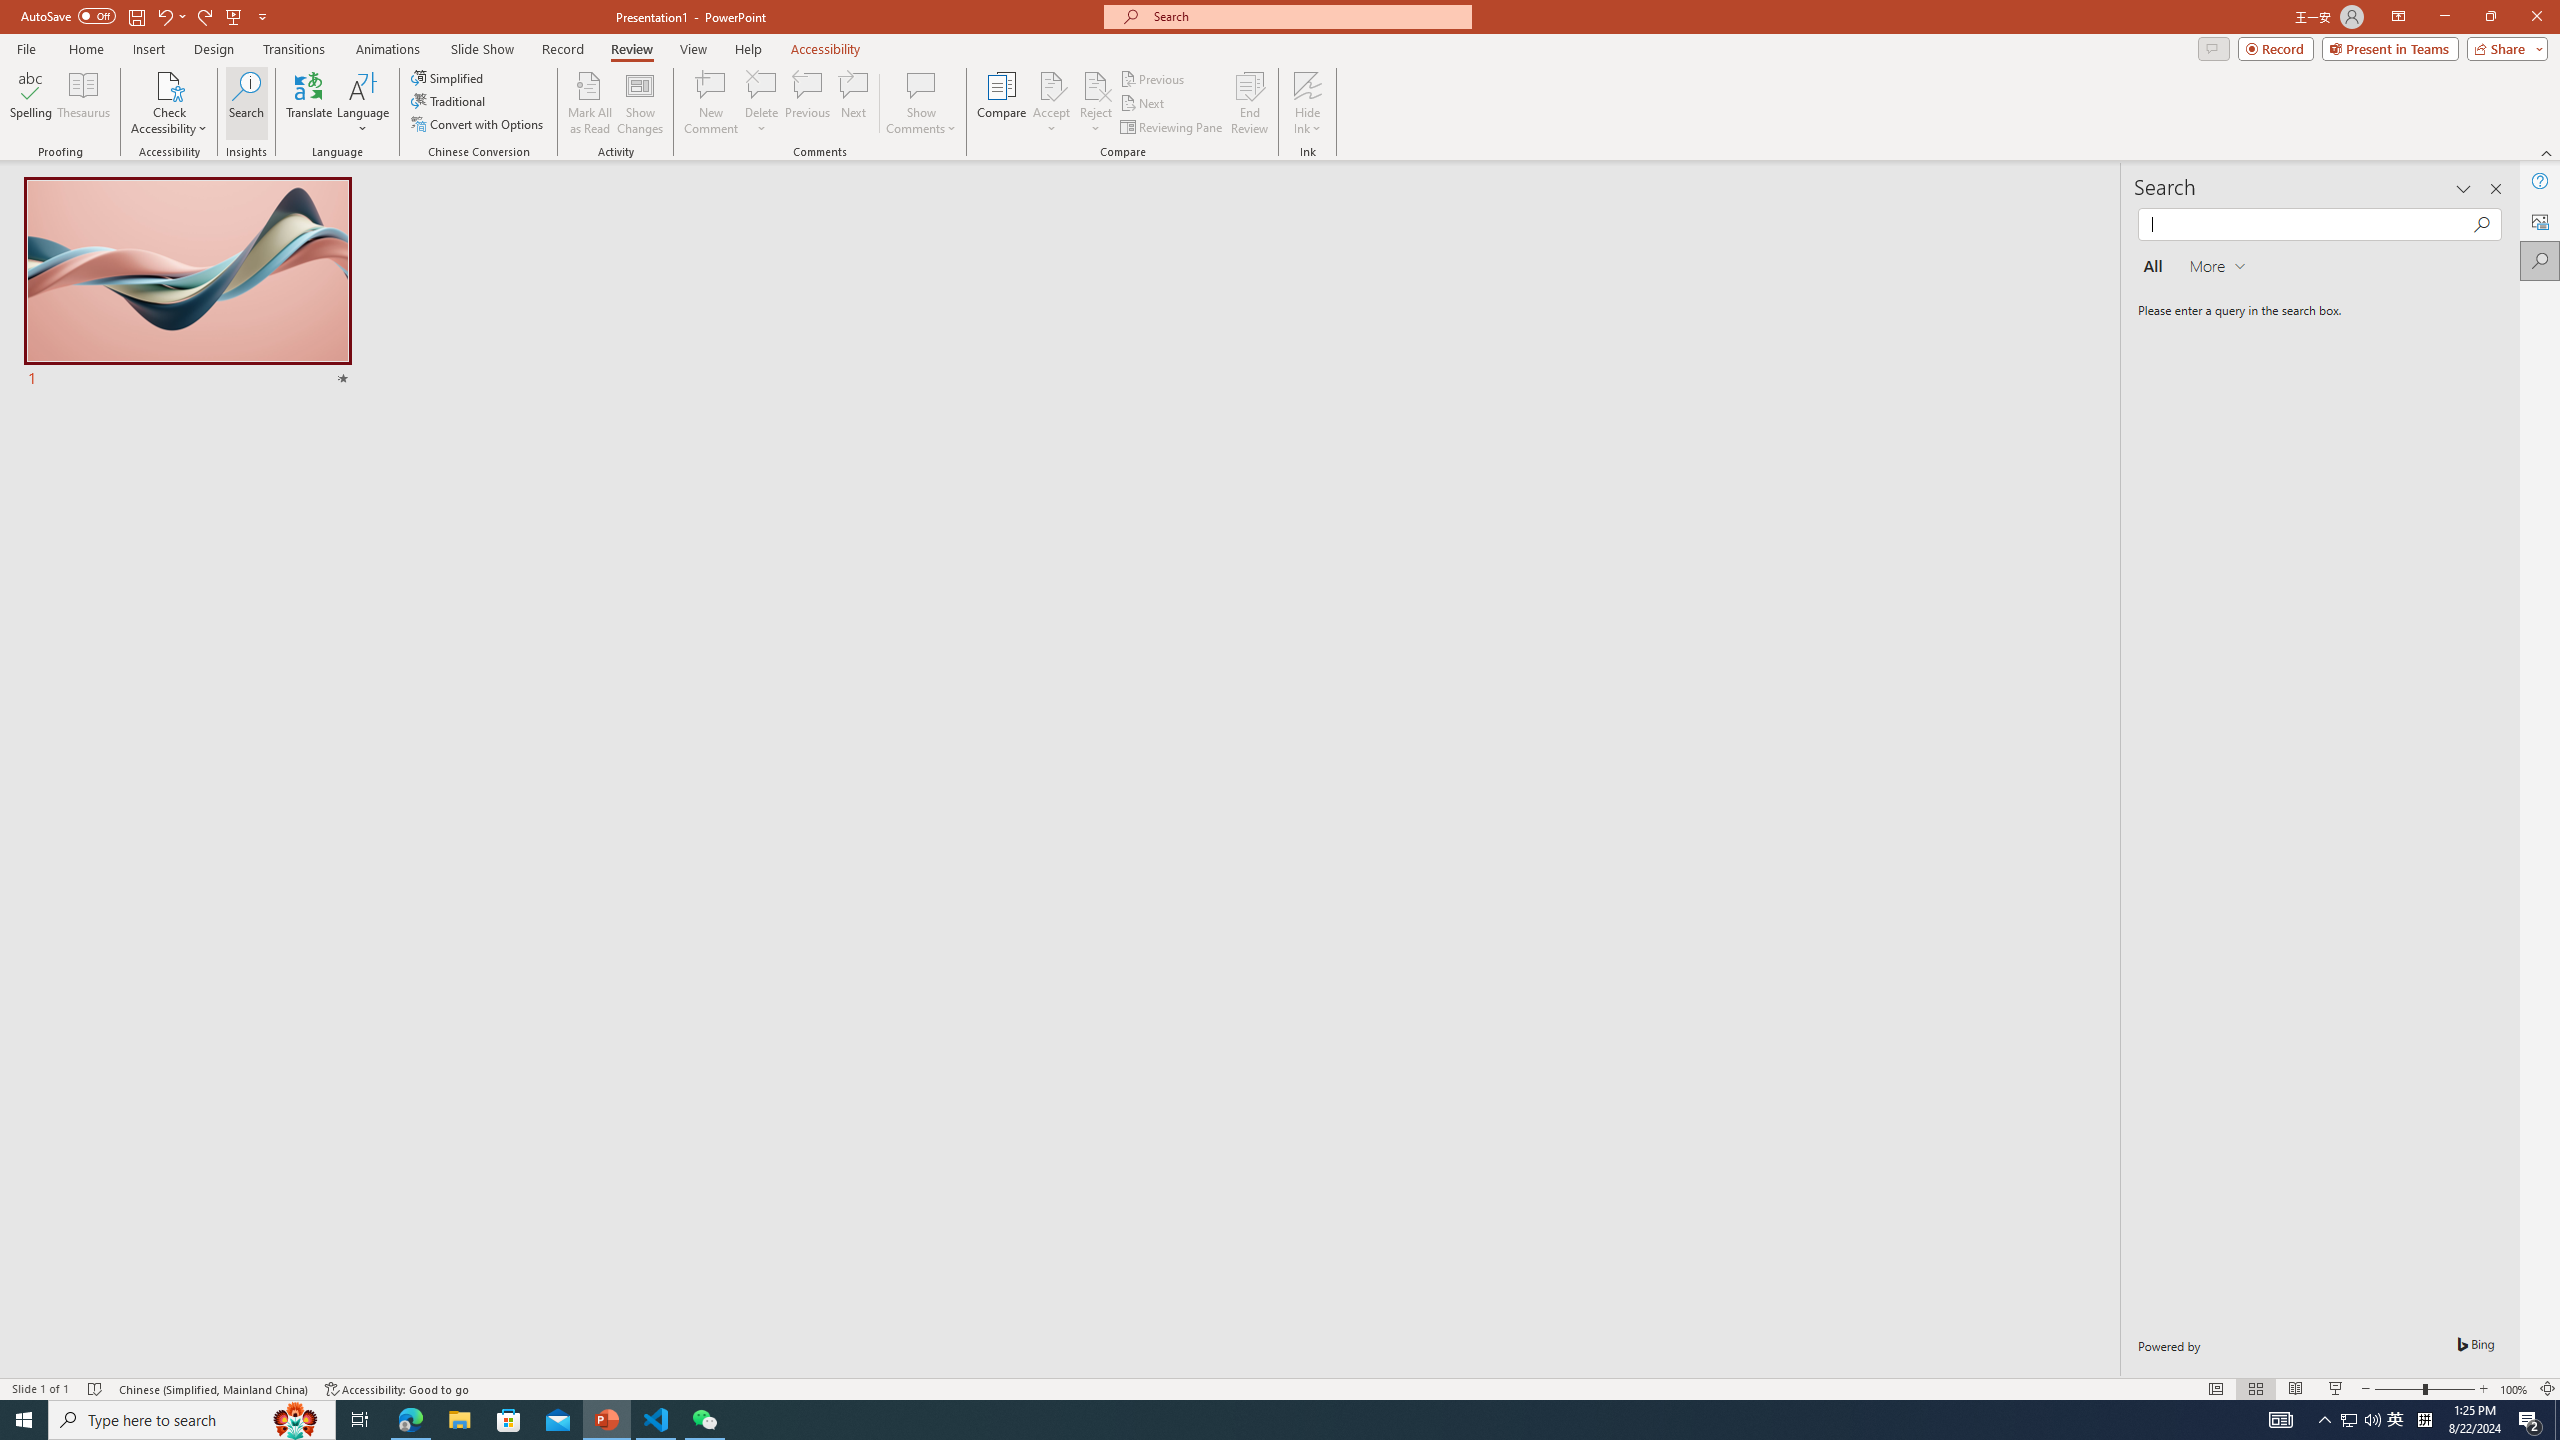  Describe the element at coordinates (1051, 103) in the screenshot. I see `'Accept'` at that location.